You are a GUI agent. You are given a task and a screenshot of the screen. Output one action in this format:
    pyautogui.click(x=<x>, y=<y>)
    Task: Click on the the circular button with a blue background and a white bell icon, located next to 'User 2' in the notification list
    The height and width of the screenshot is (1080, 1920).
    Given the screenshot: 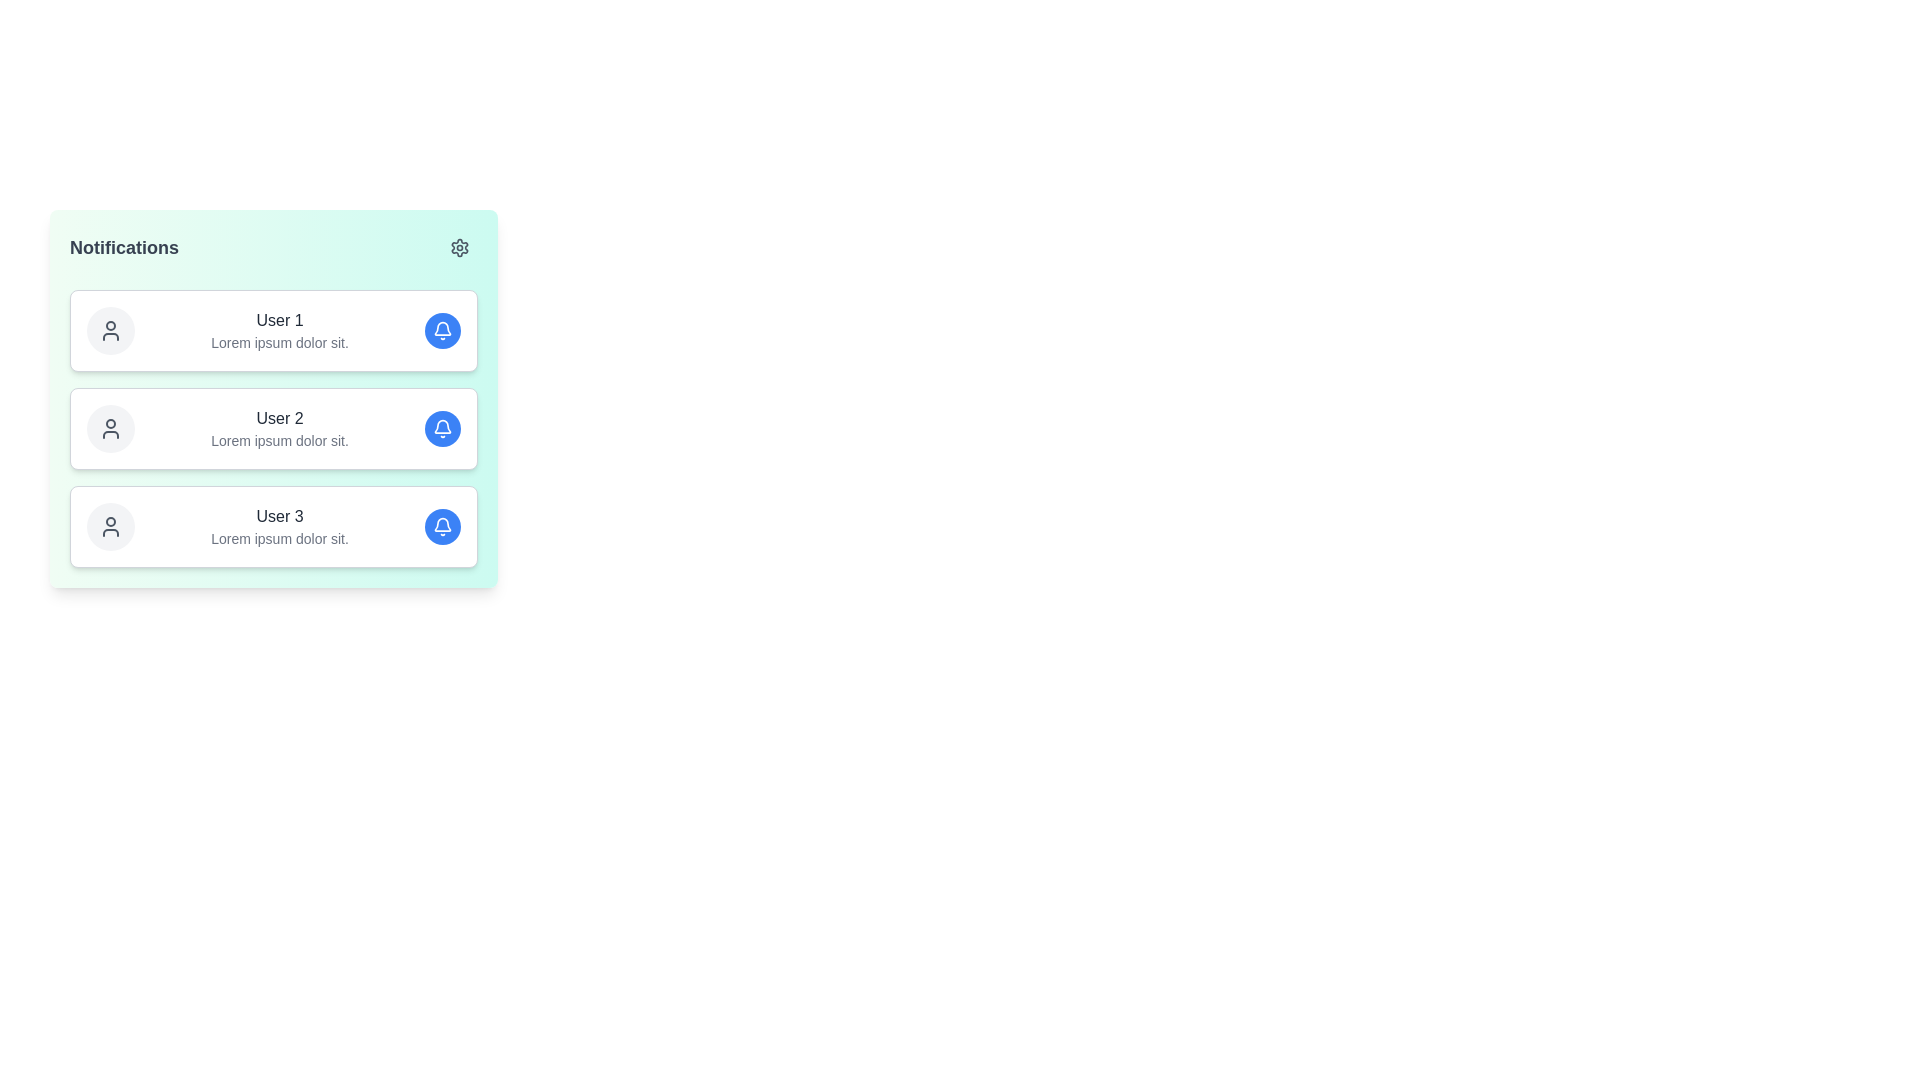 What is the action you would take?
    pyautogui.click(x=441, y=427)
    